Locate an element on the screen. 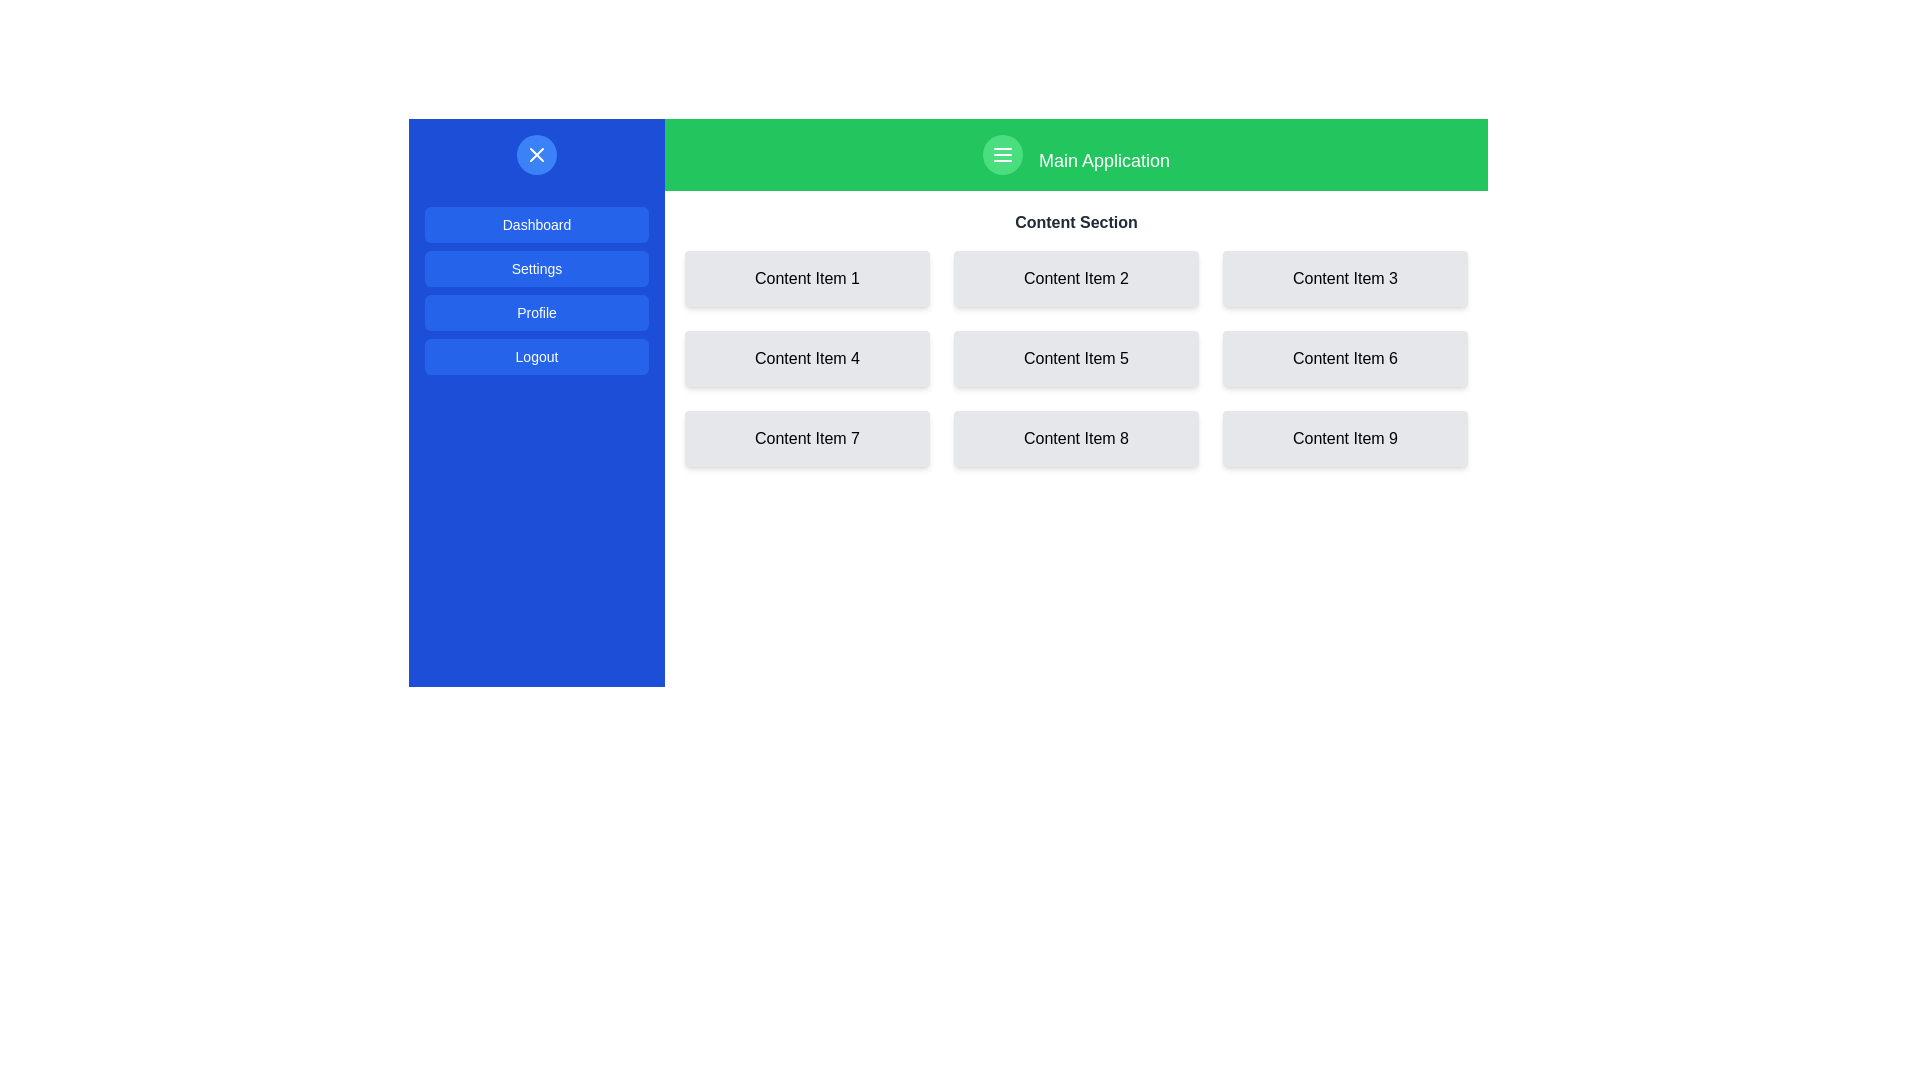 The height and width of the screenshot is (1080, 1920). the circular blue button with a white 'X' icon at the top of the sidebar panel is located at coordinates (537, 153).